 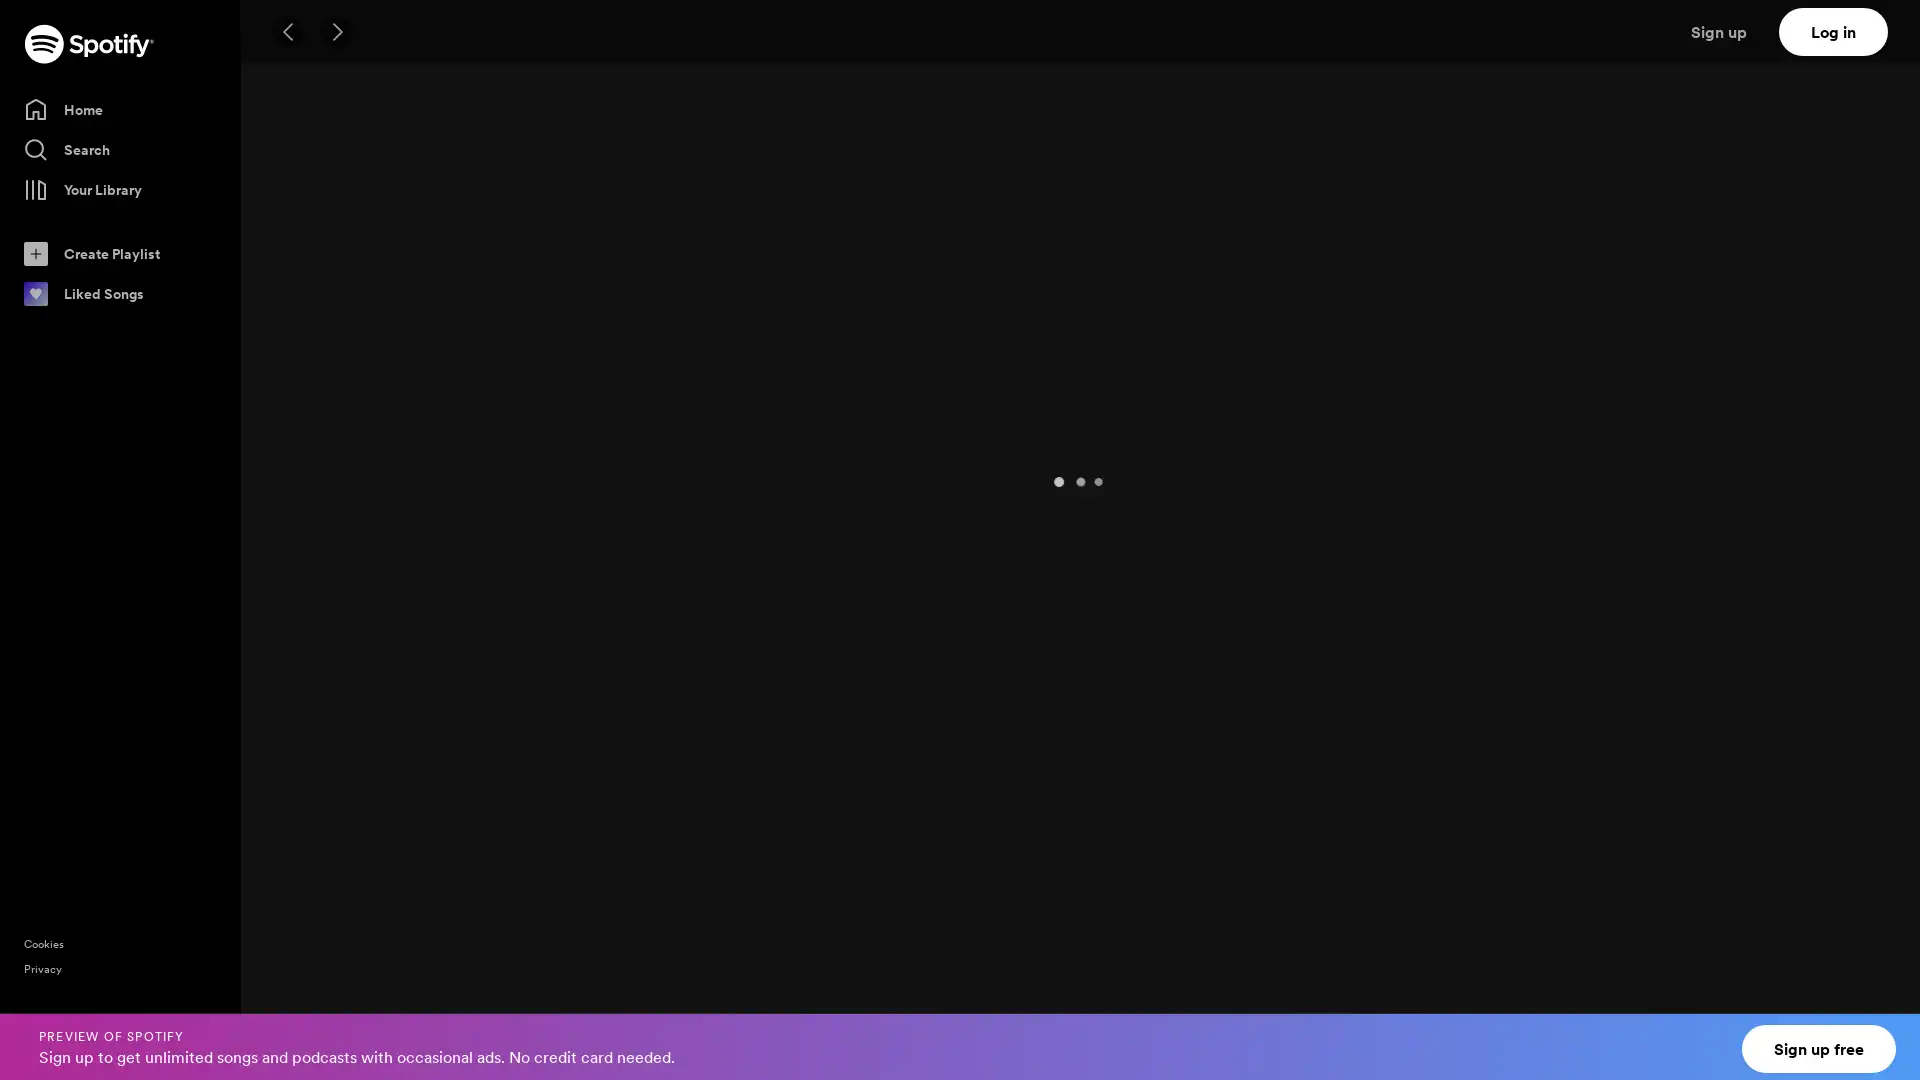 What do you see at coordinates (297, 582) in the screenshot?
I see `Play Hy a Scullyas Lyf a Dhagrow by Simon Farintosh` at bounding box center [297, 582].